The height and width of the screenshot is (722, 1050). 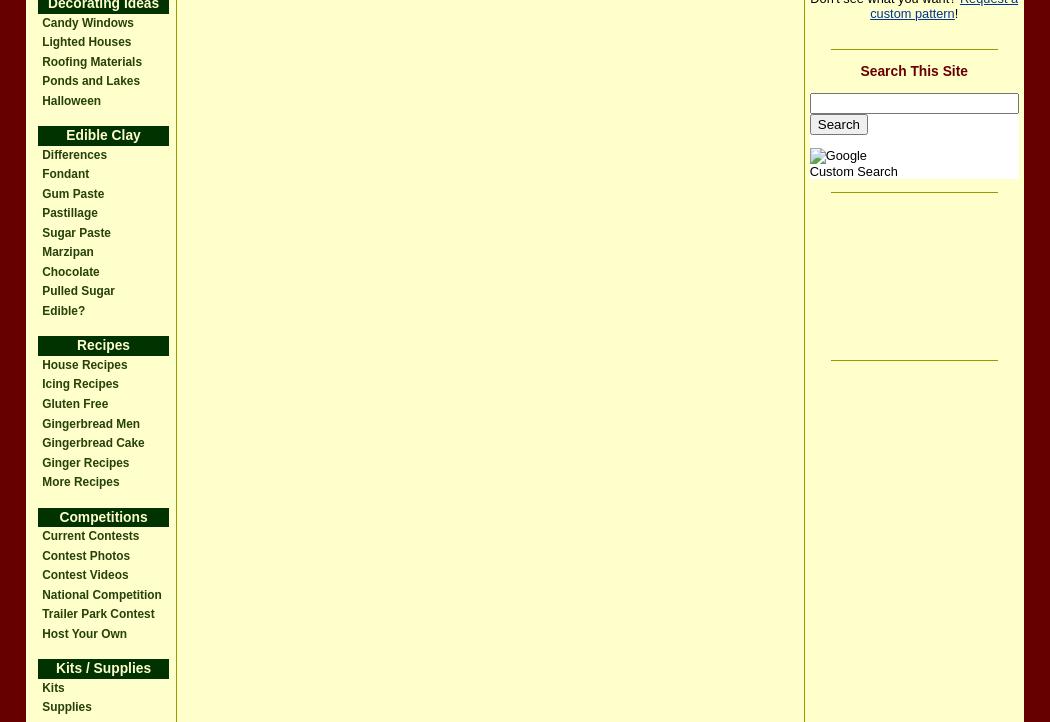 What do you see at coordinates (65, 705) in the screenshot?
I see `'Supplies'` at bounding box center [65, 705].